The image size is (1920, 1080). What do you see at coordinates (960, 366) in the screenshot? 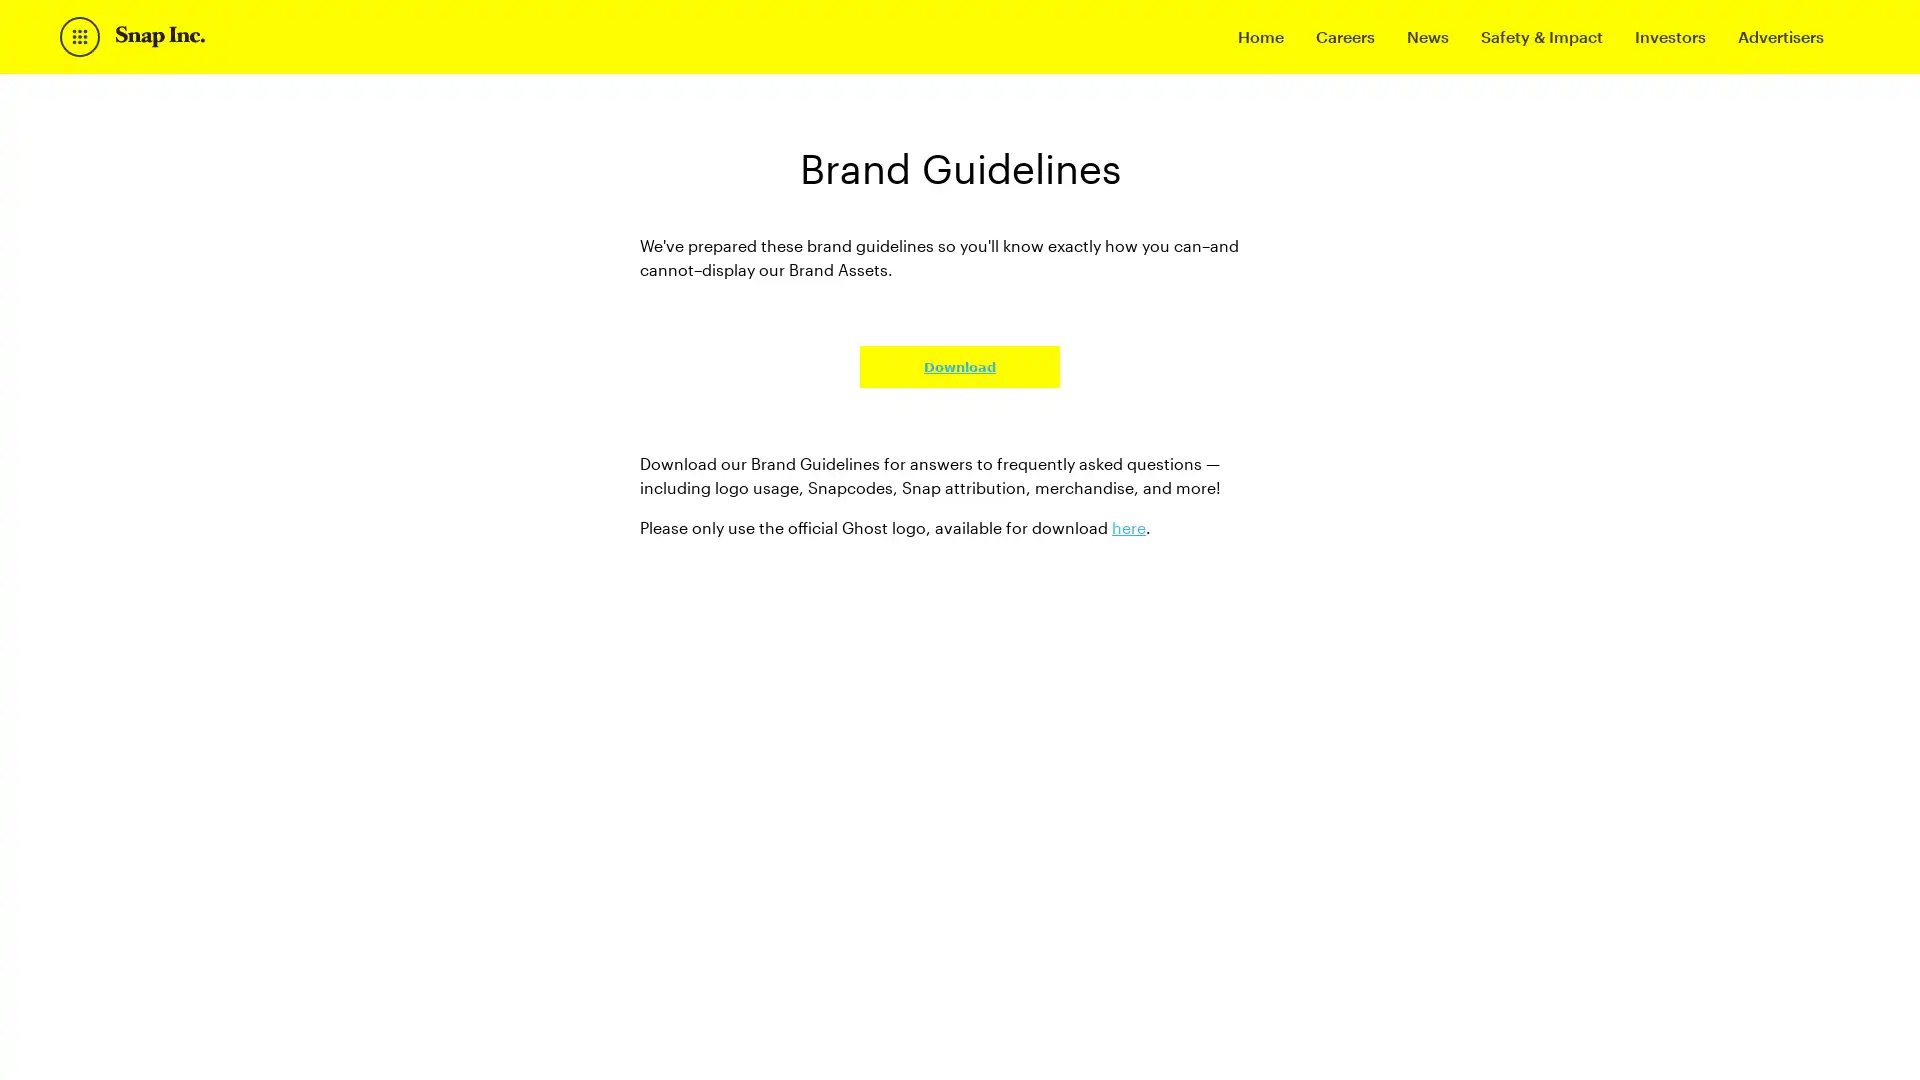
I see `Download` at bounding box center [960, 366].